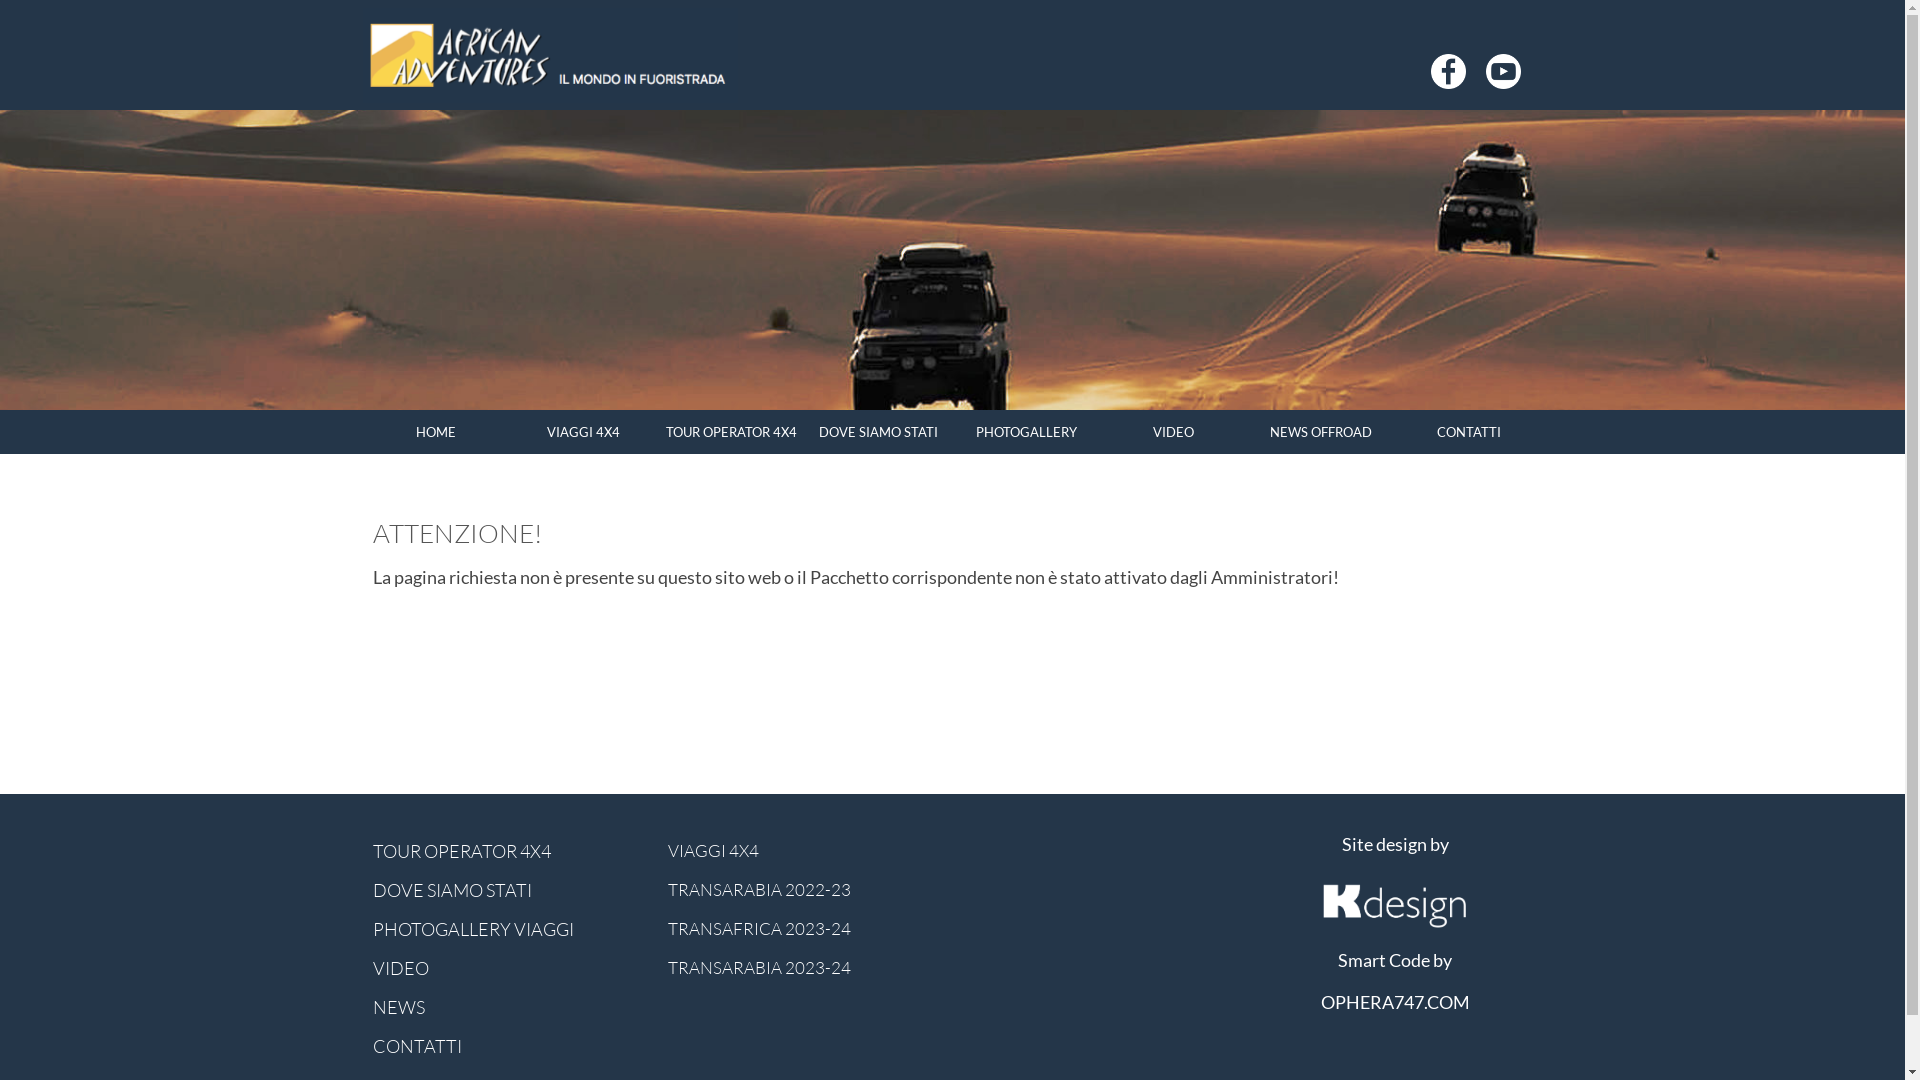 This screenshot has width=1920, height=1080. What do you see at coordinates (1393, 1002) in the screenshot?
I see `'OPHERA747.COM'` at bounding box center [1393, 1002].